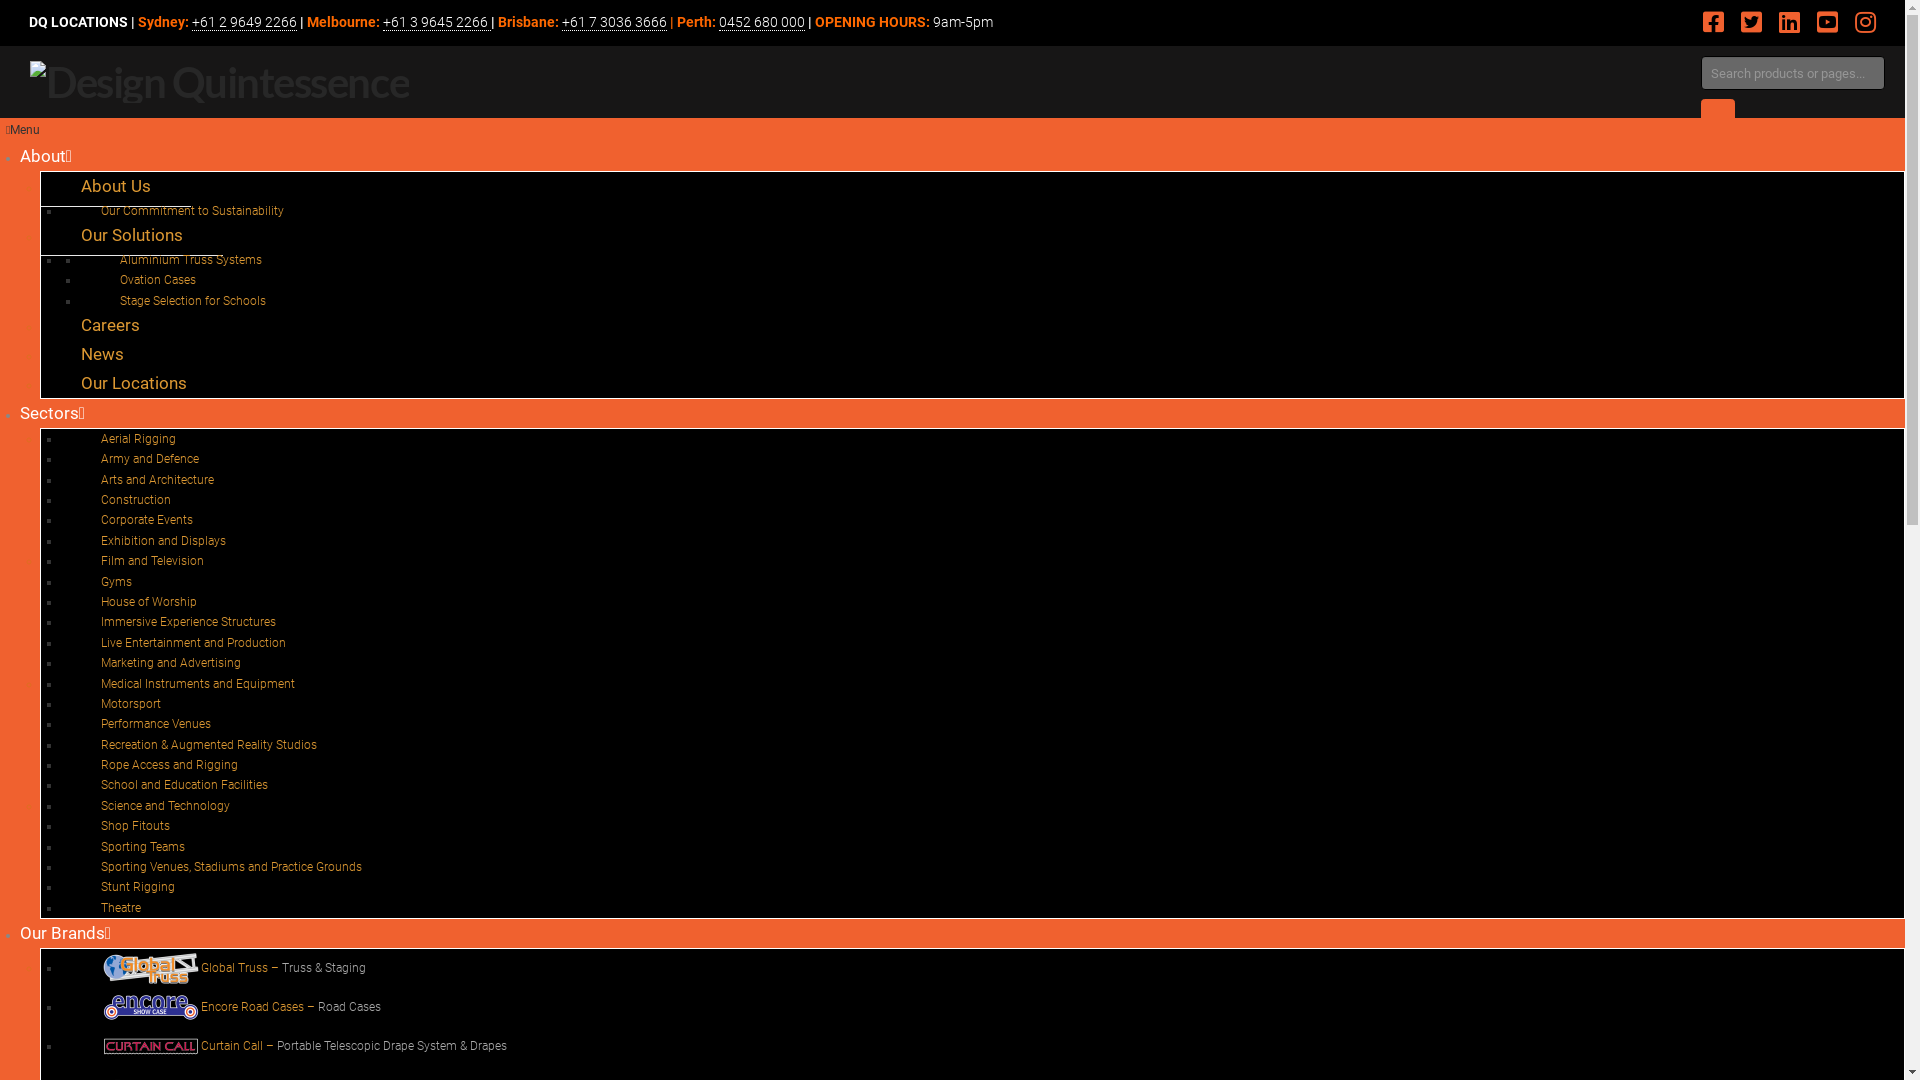 The image size is (1920, 1080). Describe the element at coordinates (163, 540) in the screenshot. I see `'Exhibition and Displays'` at that location.